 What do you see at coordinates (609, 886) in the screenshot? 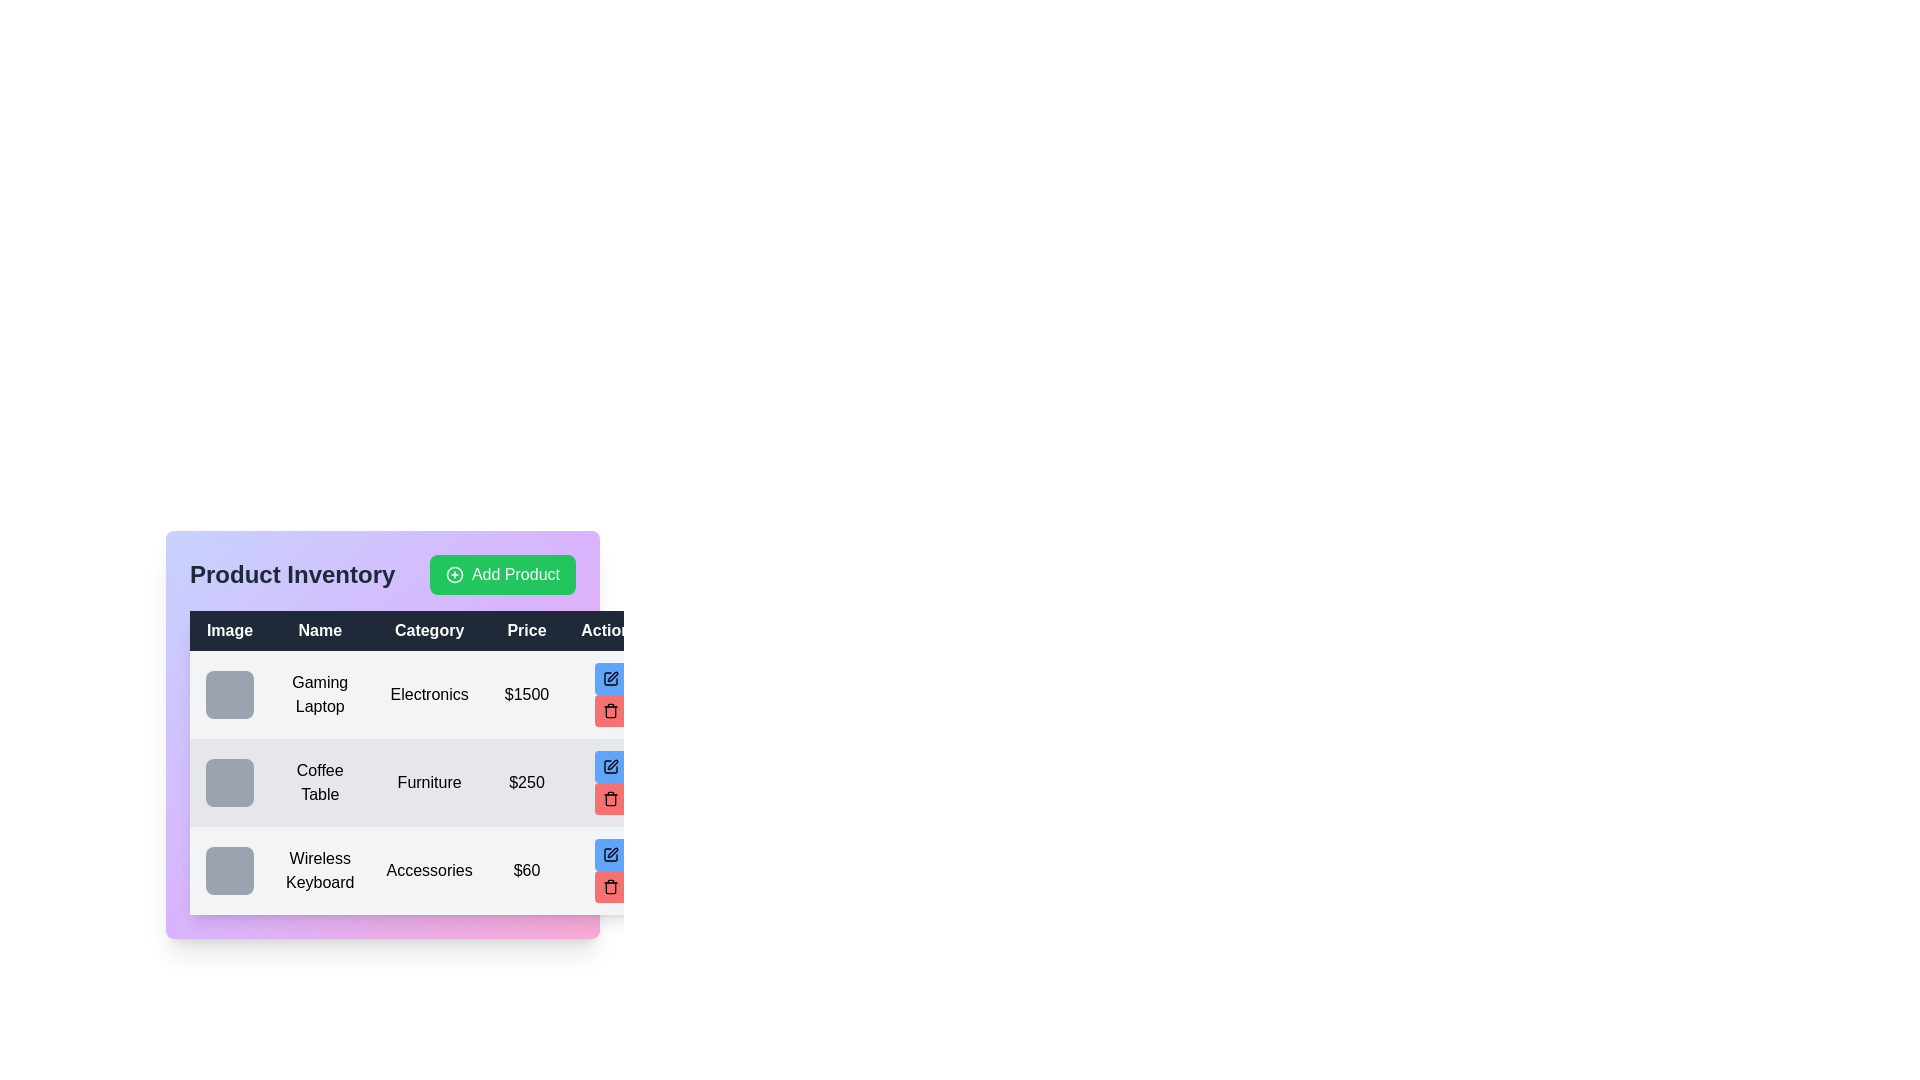
I see `the delete icon button in the 'Actions' column for the product 'Wireless Keyboard'` at bounding box center [609, 886].